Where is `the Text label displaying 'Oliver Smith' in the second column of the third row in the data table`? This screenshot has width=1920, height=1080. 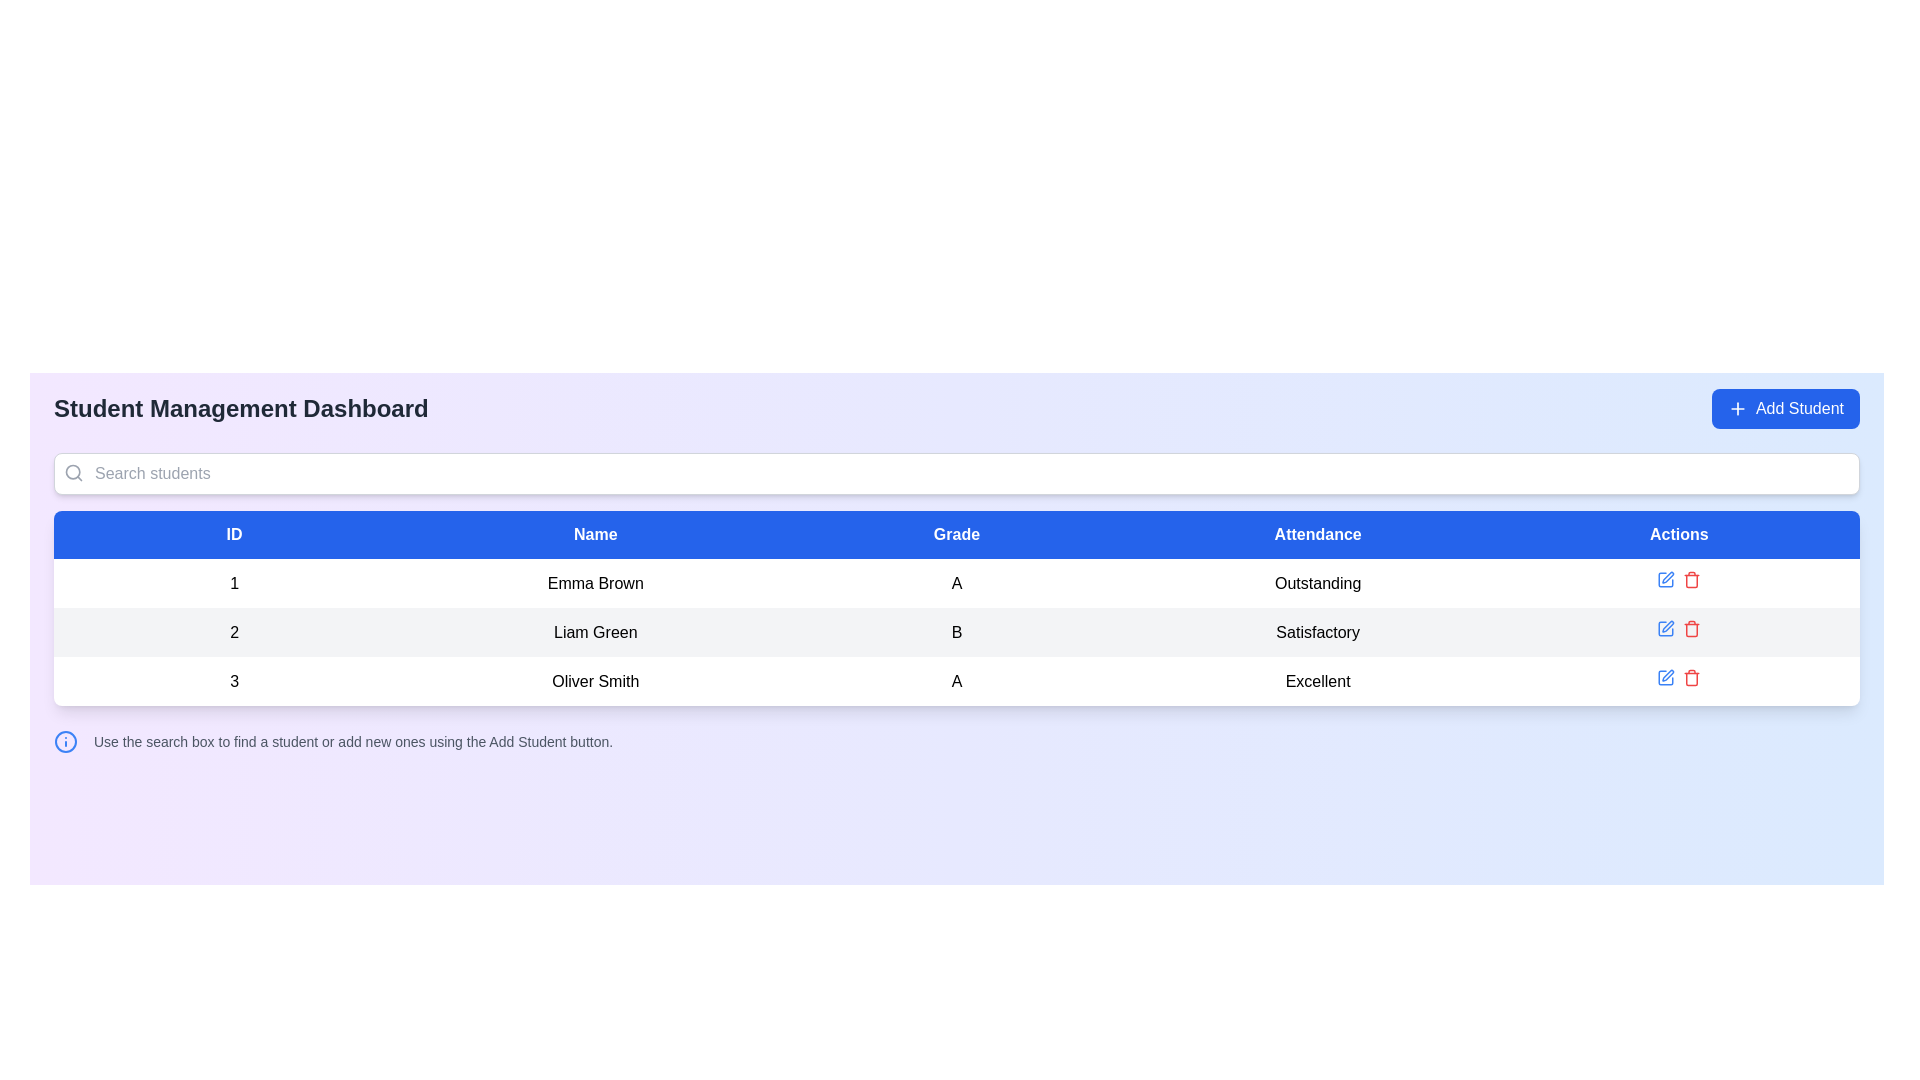
the Text label displaying 'Oliver Smith' in the second column of the third row in the data table is located at coordinates (594, 680).